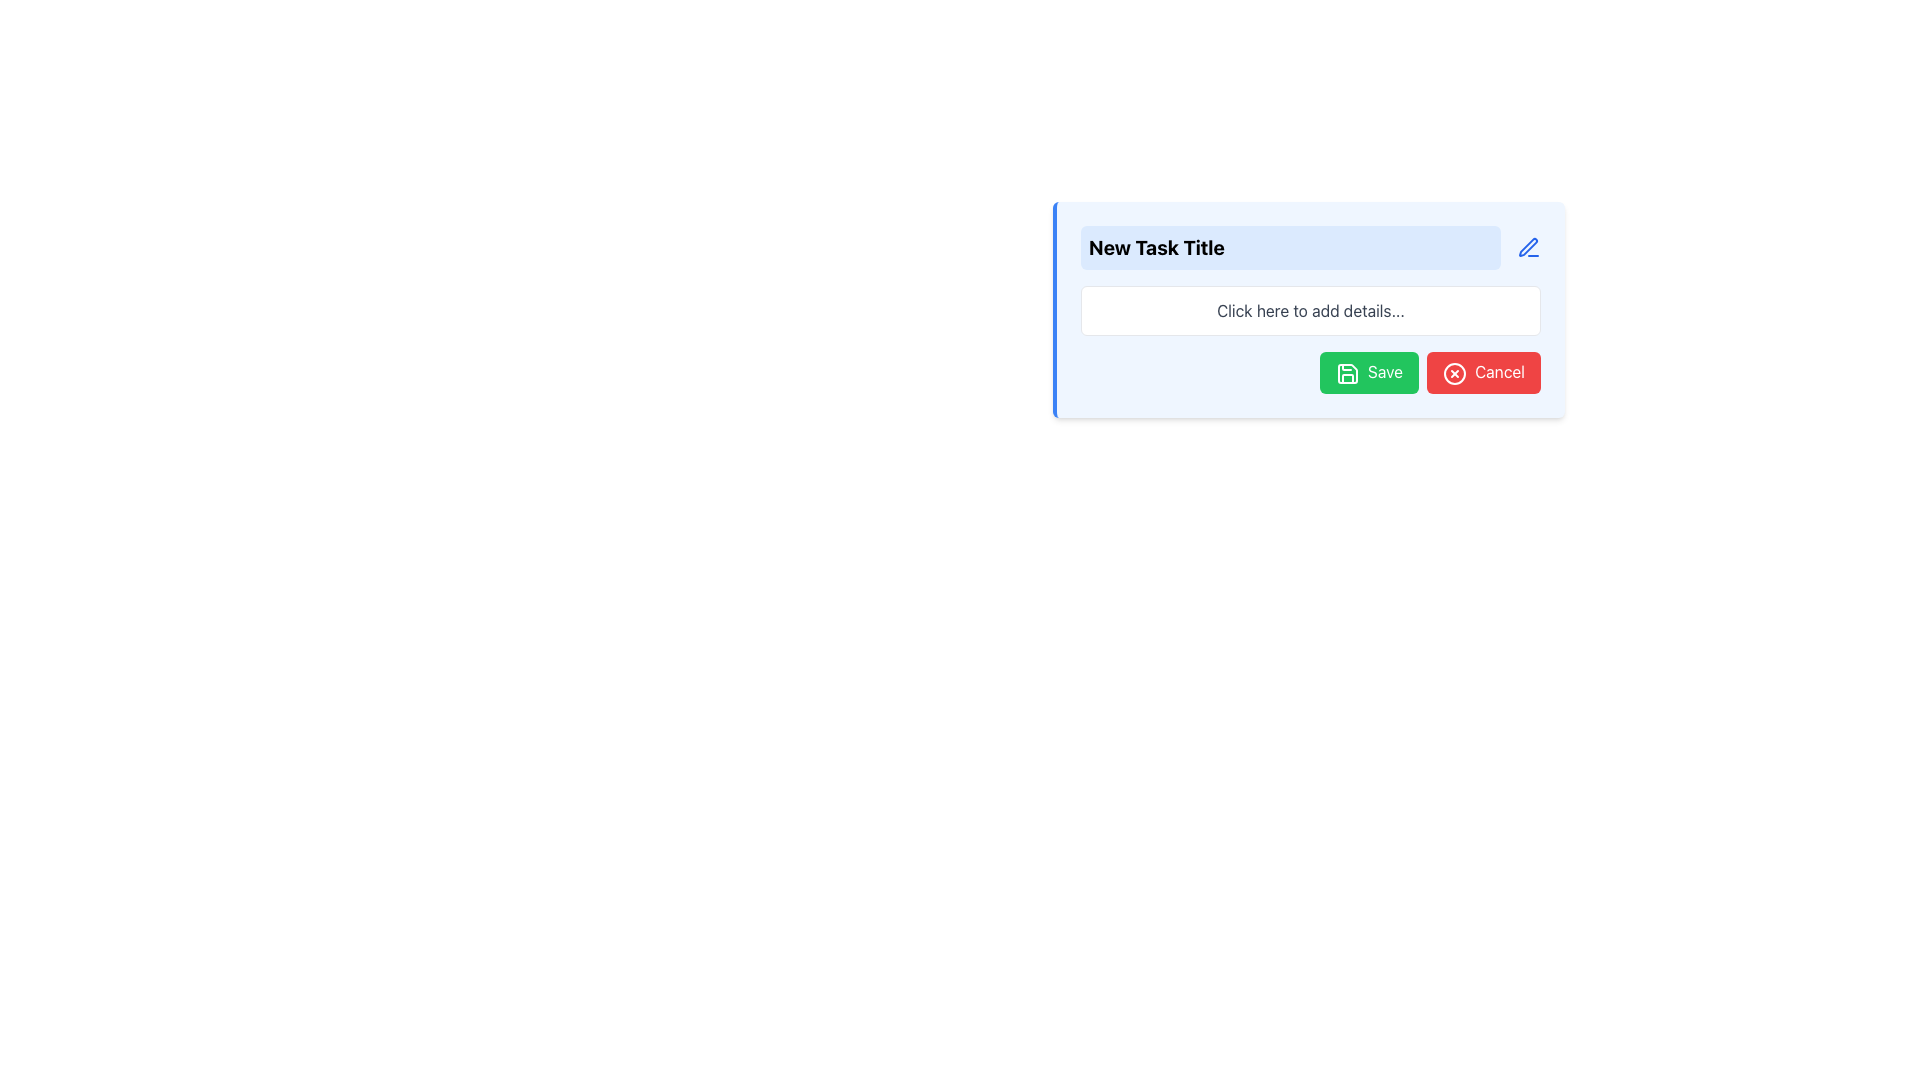 This screenshot has width=1920, height=1080. Describe the element at coordinates (1483, 372) in the screenshot. I see `the 'Cancel' button` at that location.